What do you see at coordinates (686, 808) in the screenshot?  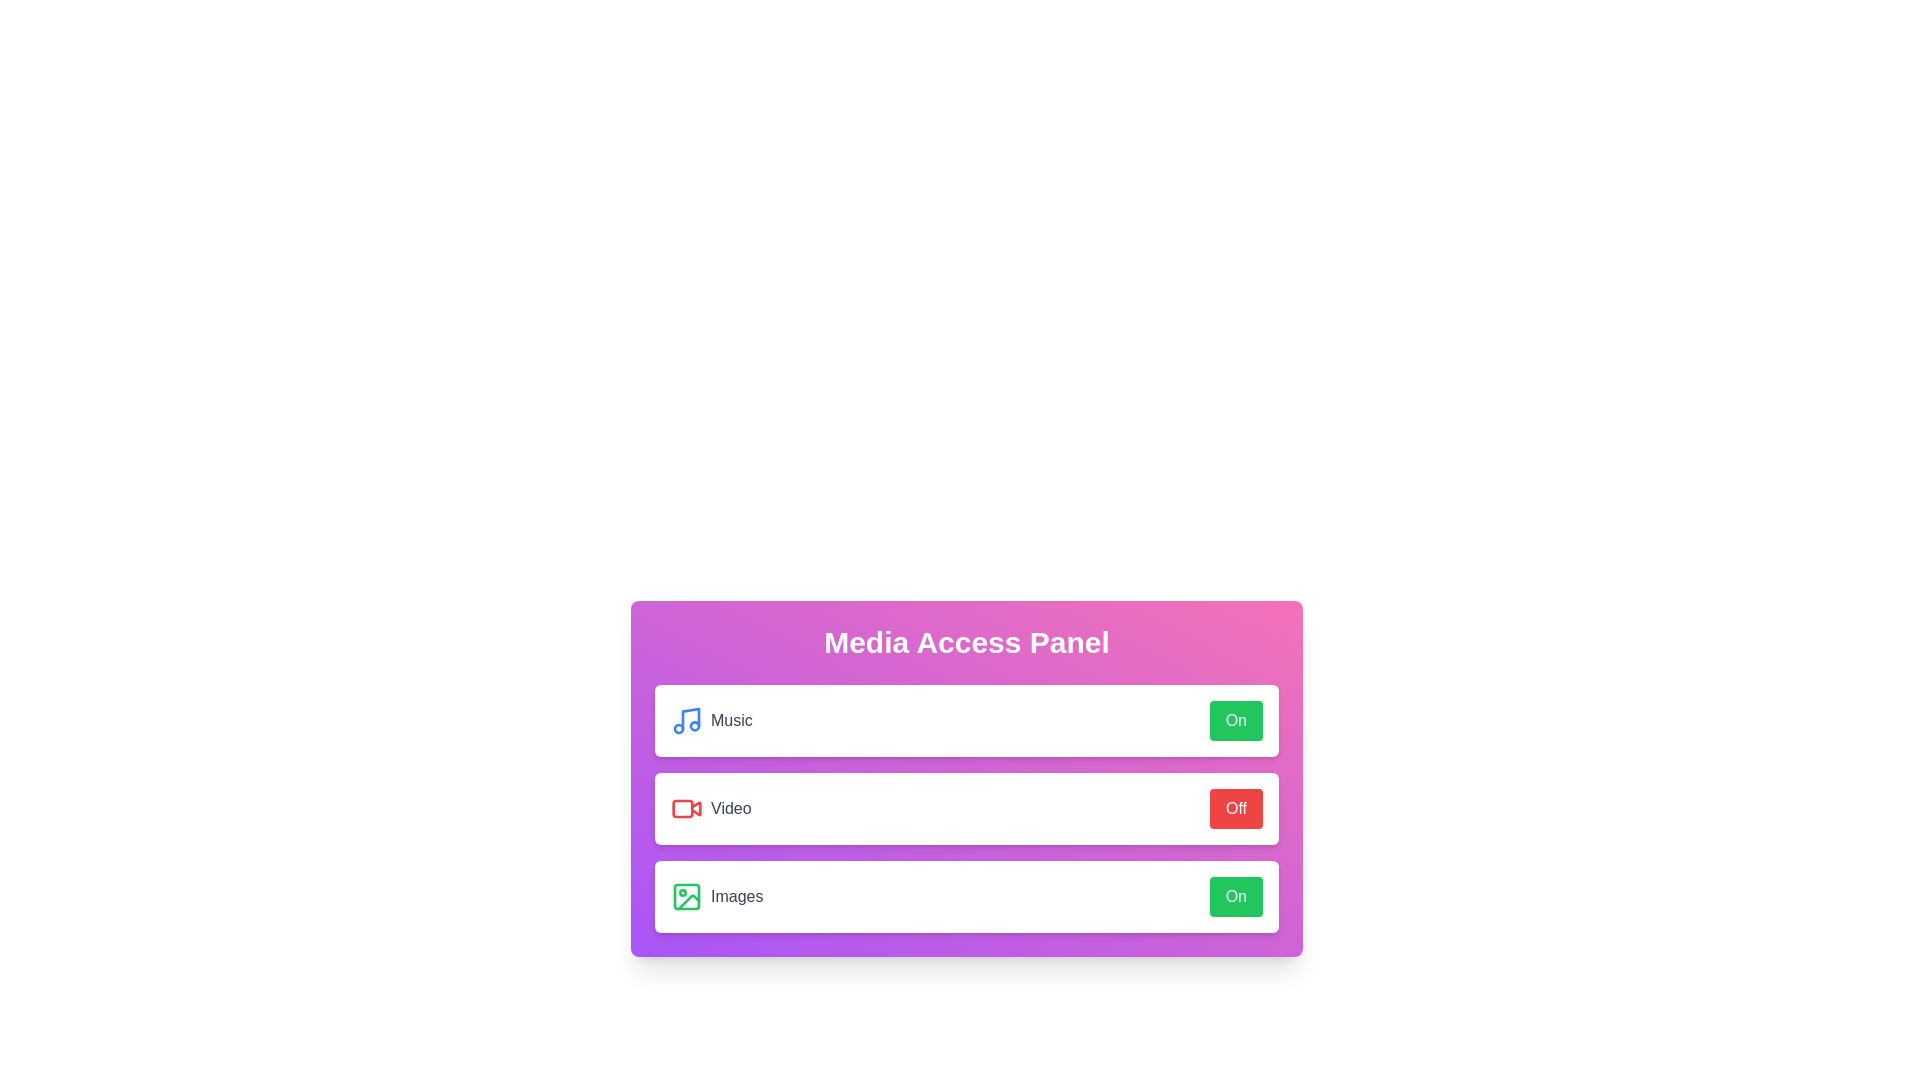 I see `the video icon to interact visually` at bounding box center [686, 808].